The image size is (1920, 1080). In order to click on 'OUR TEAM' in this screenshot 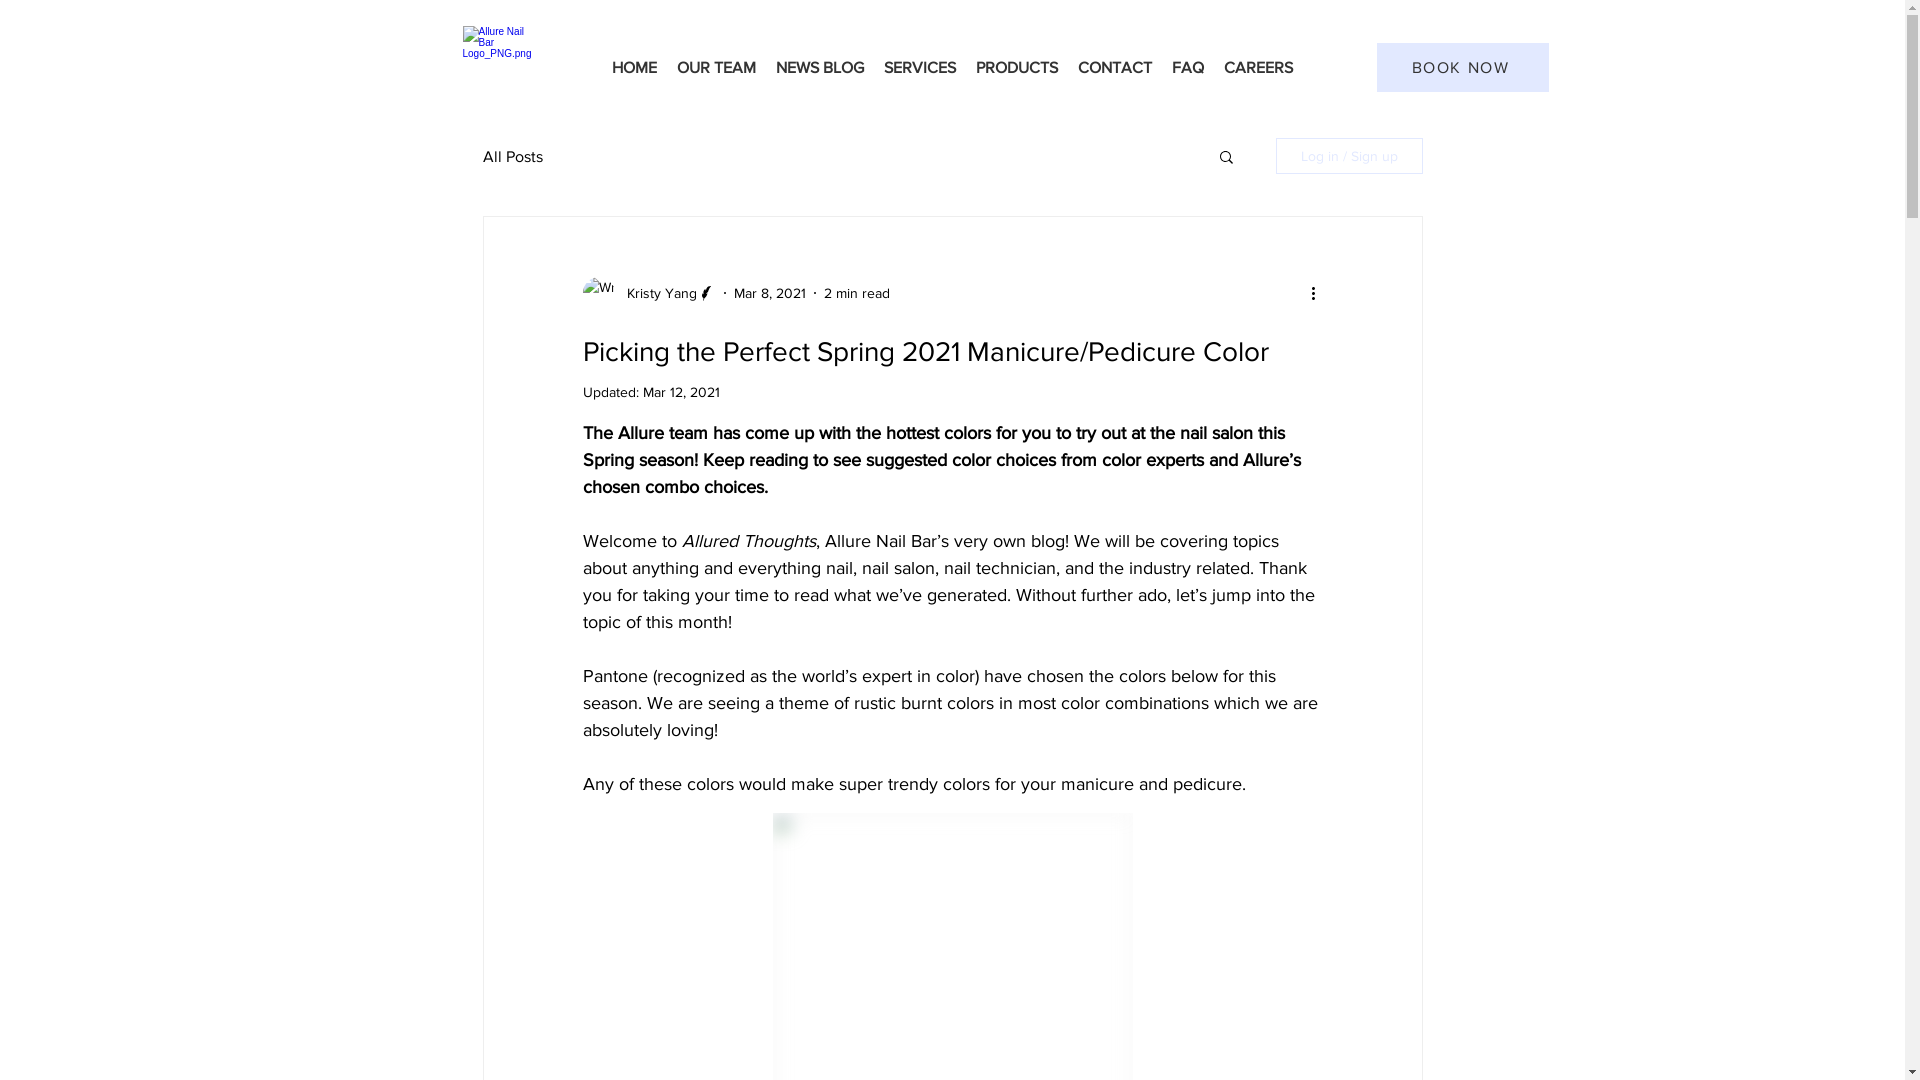, I will do `click(716, 66)`.